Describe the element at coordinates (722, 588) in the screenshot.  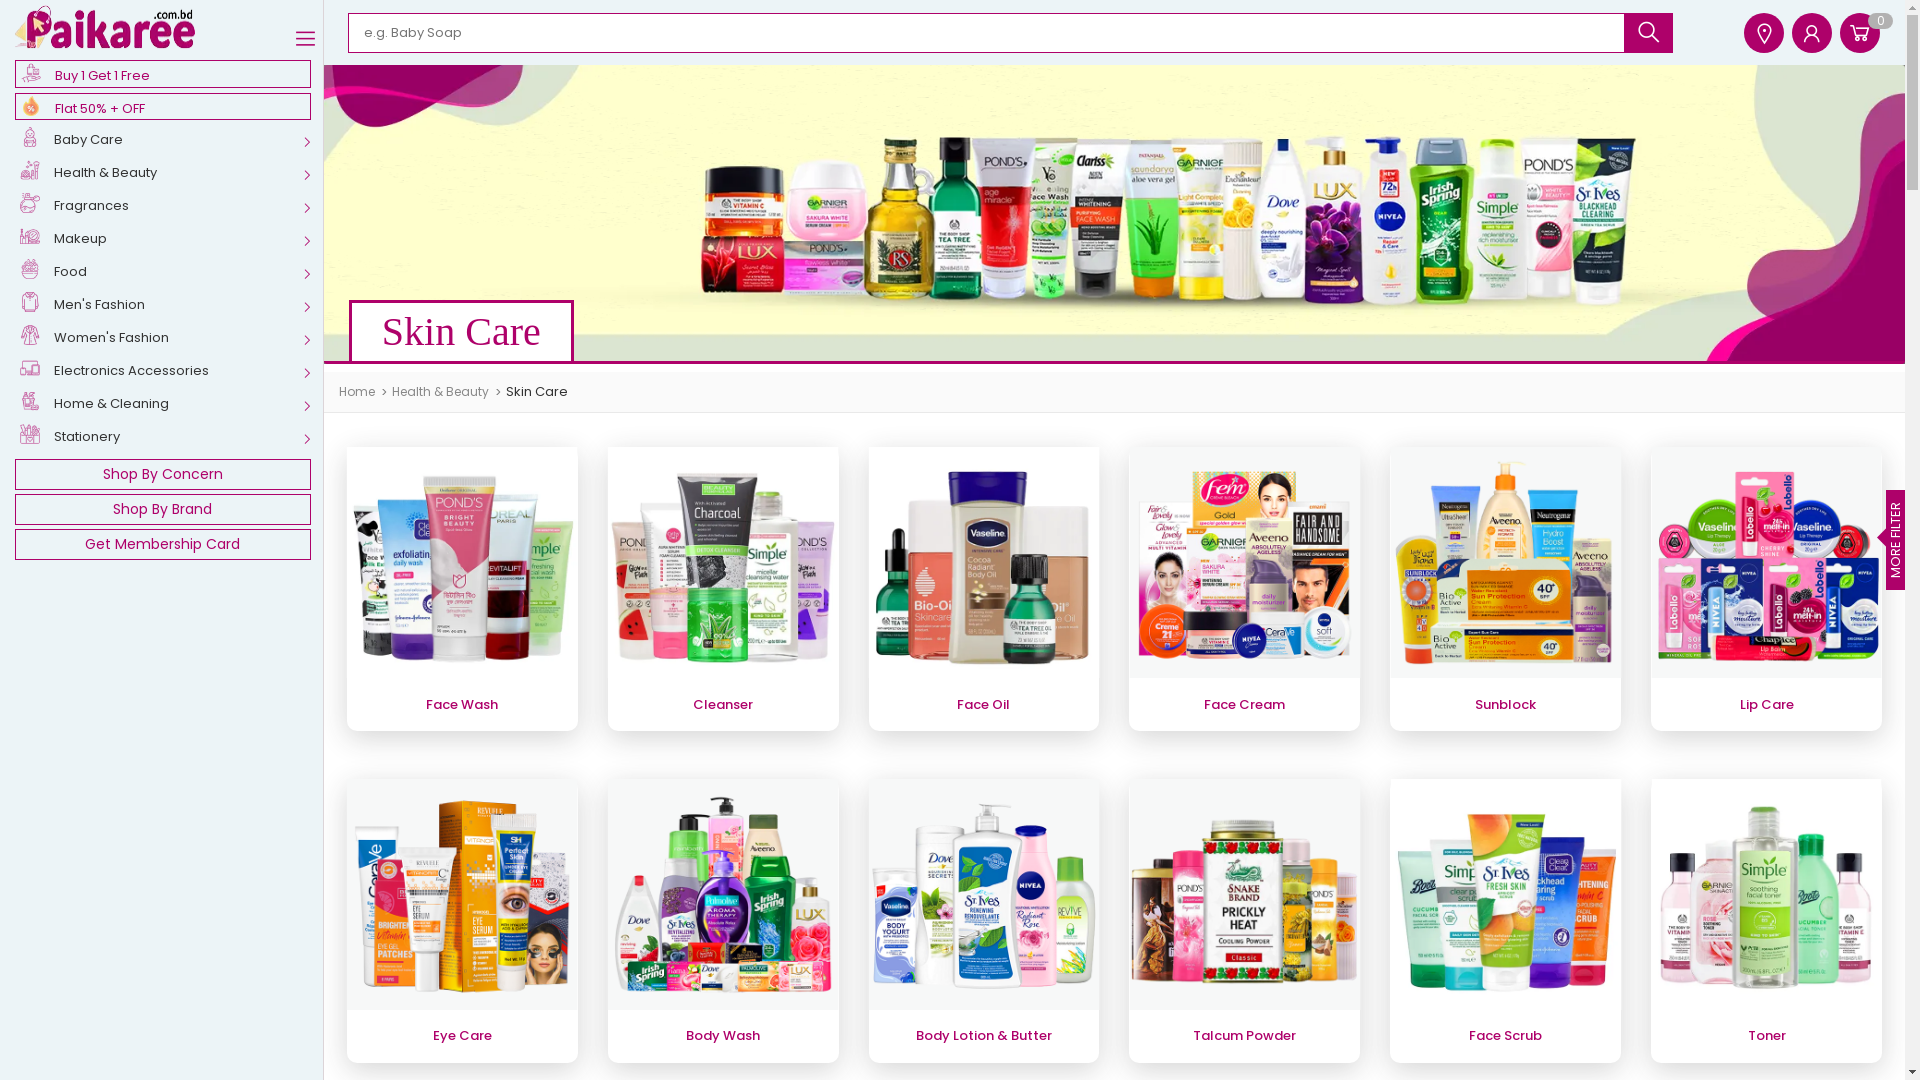
I see `'Cleanser'` at that location.